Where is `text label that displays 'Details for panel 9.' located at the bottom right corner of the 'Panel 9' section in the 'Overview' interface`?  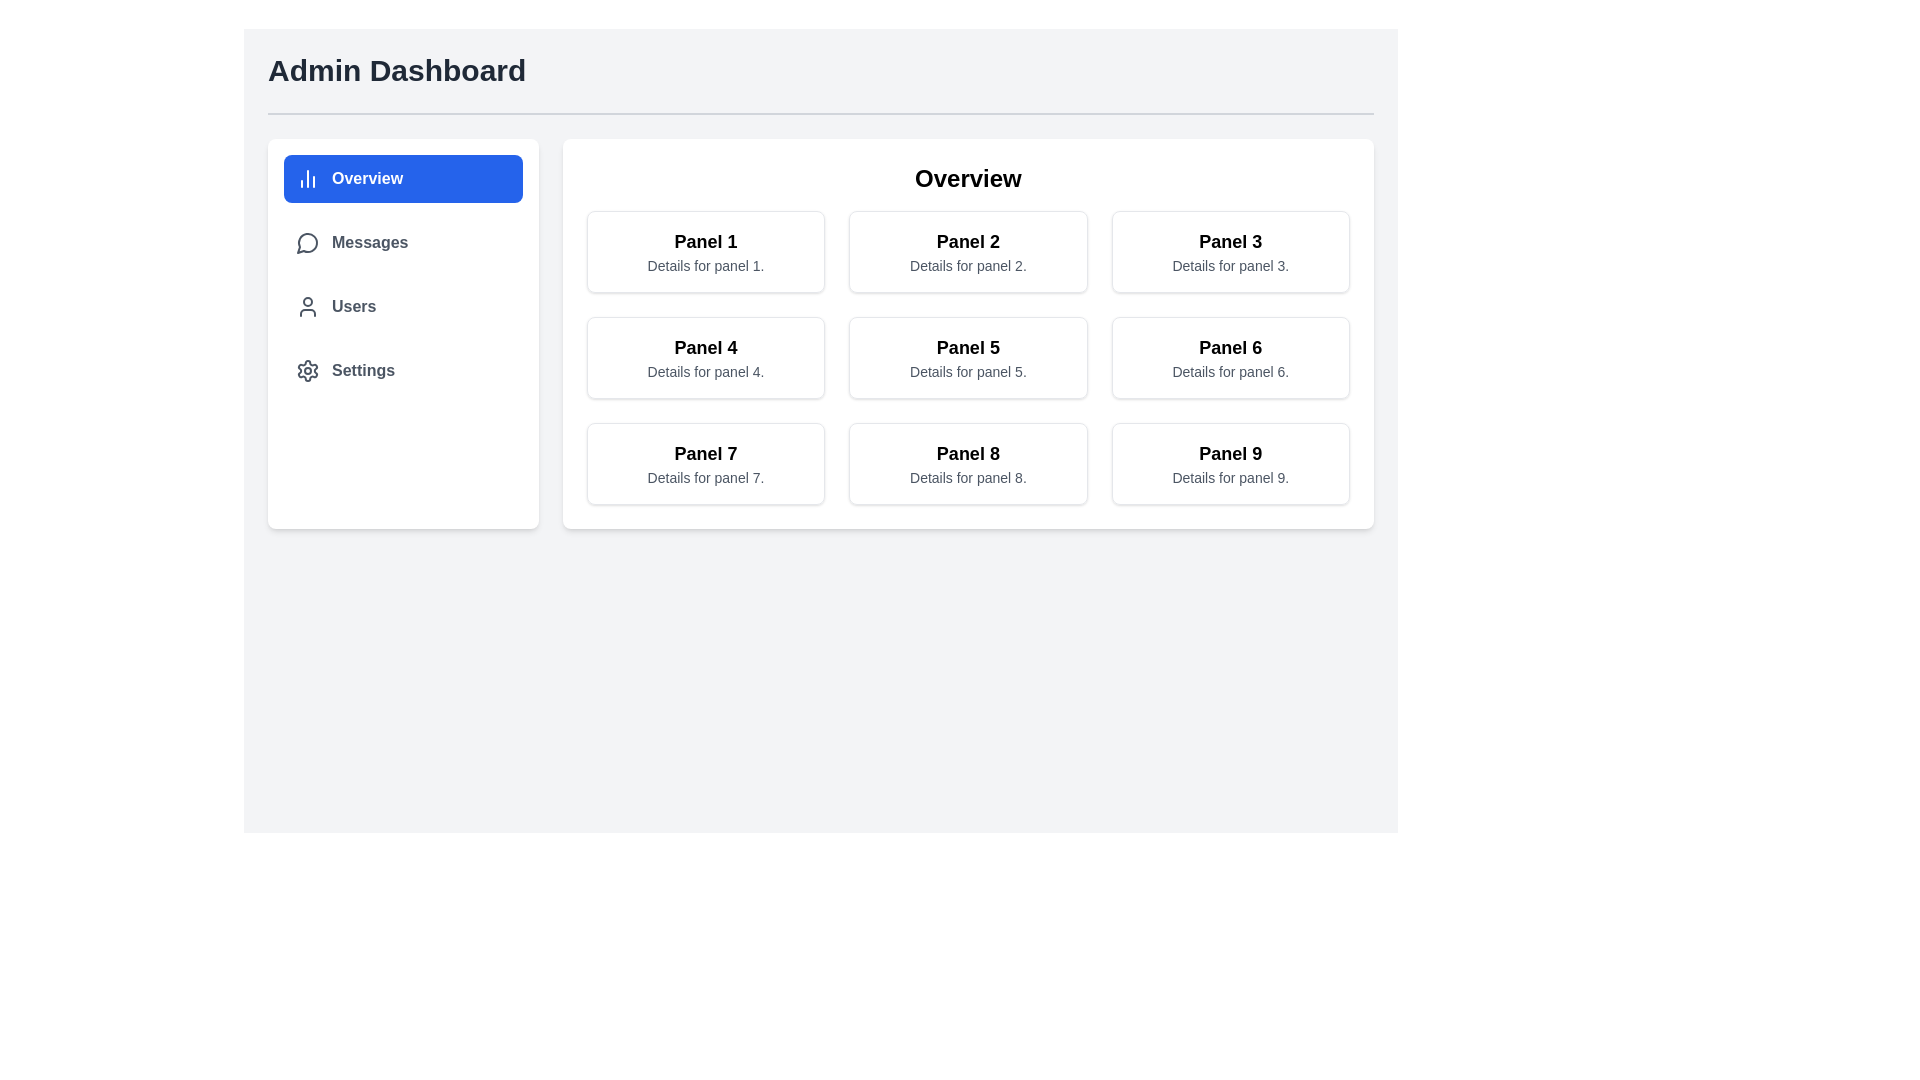 text label that displays 'Details for panel 9.' located at the bottom right corner of the 'Panel 9' section in the 'Overview' interface is located at coordinates (1229, 478).